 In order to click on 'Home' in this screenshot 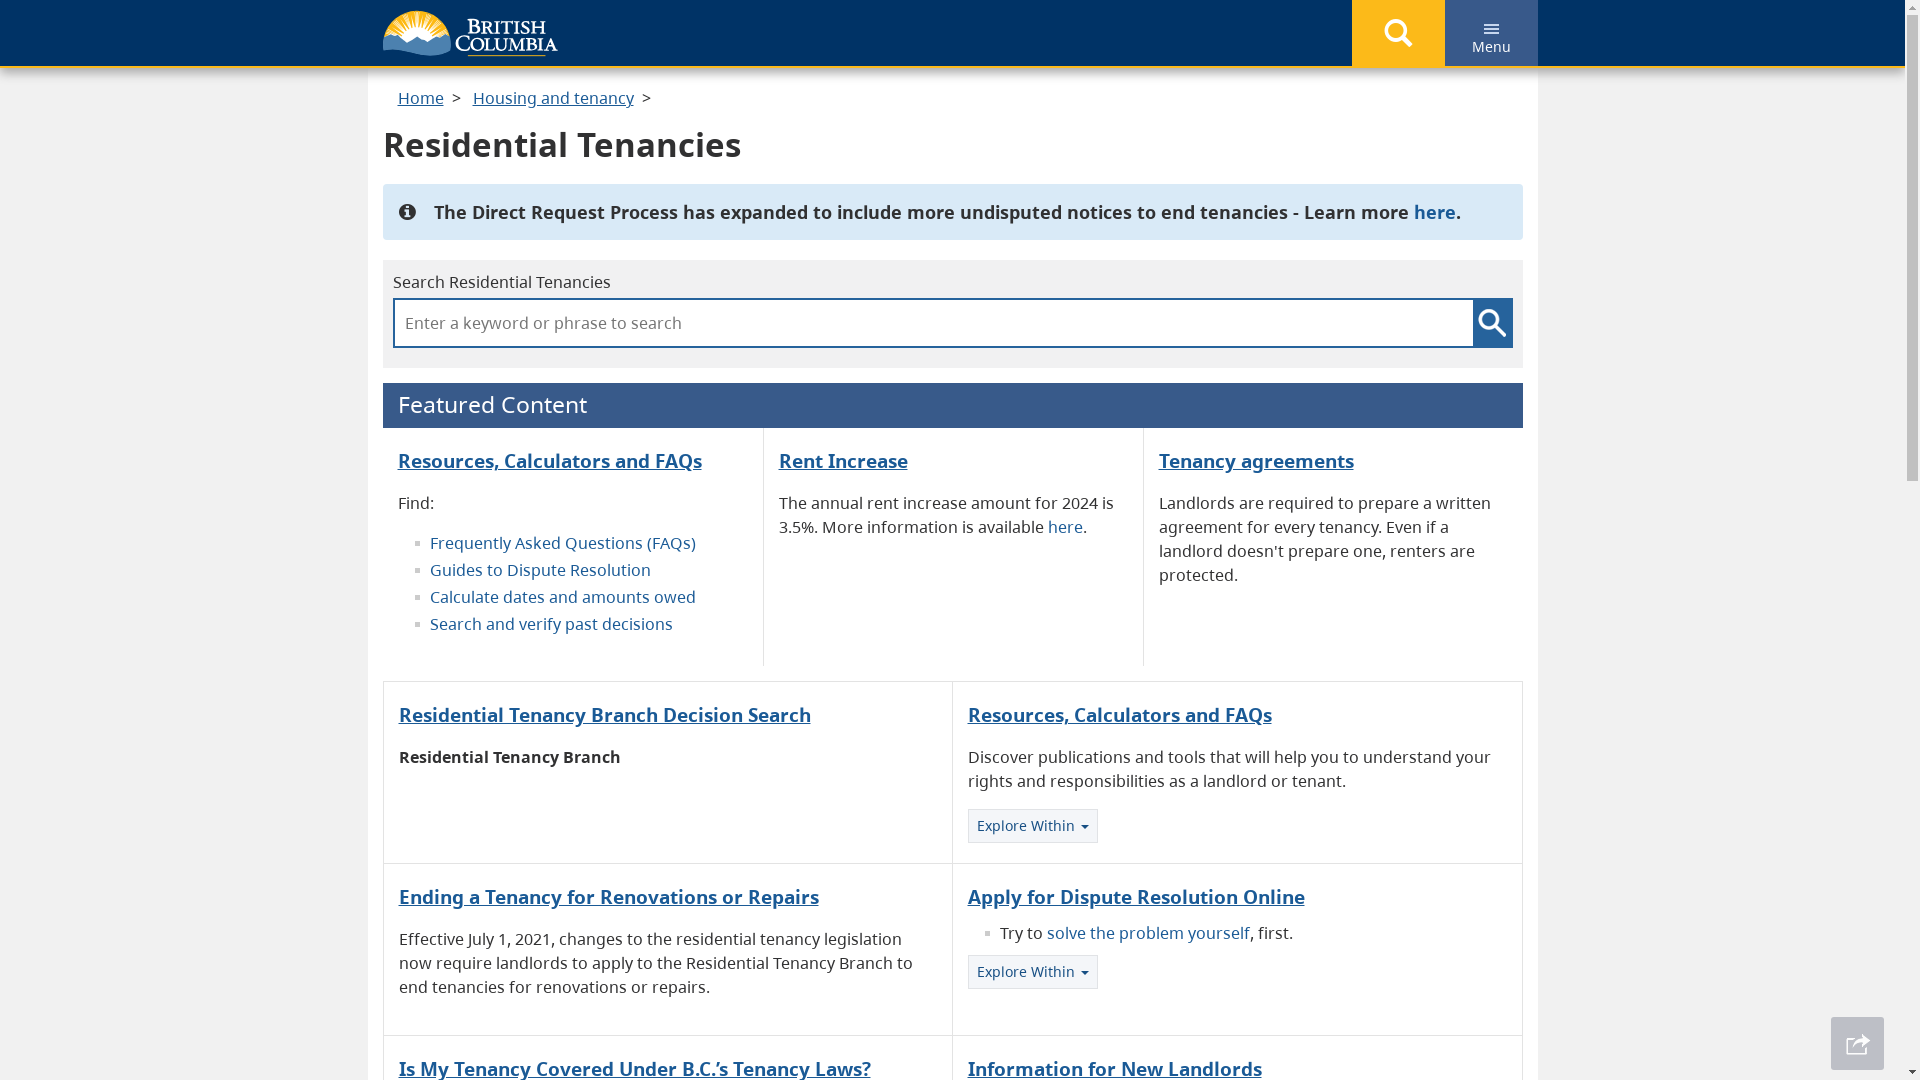, I will do `click(420, 97)`.